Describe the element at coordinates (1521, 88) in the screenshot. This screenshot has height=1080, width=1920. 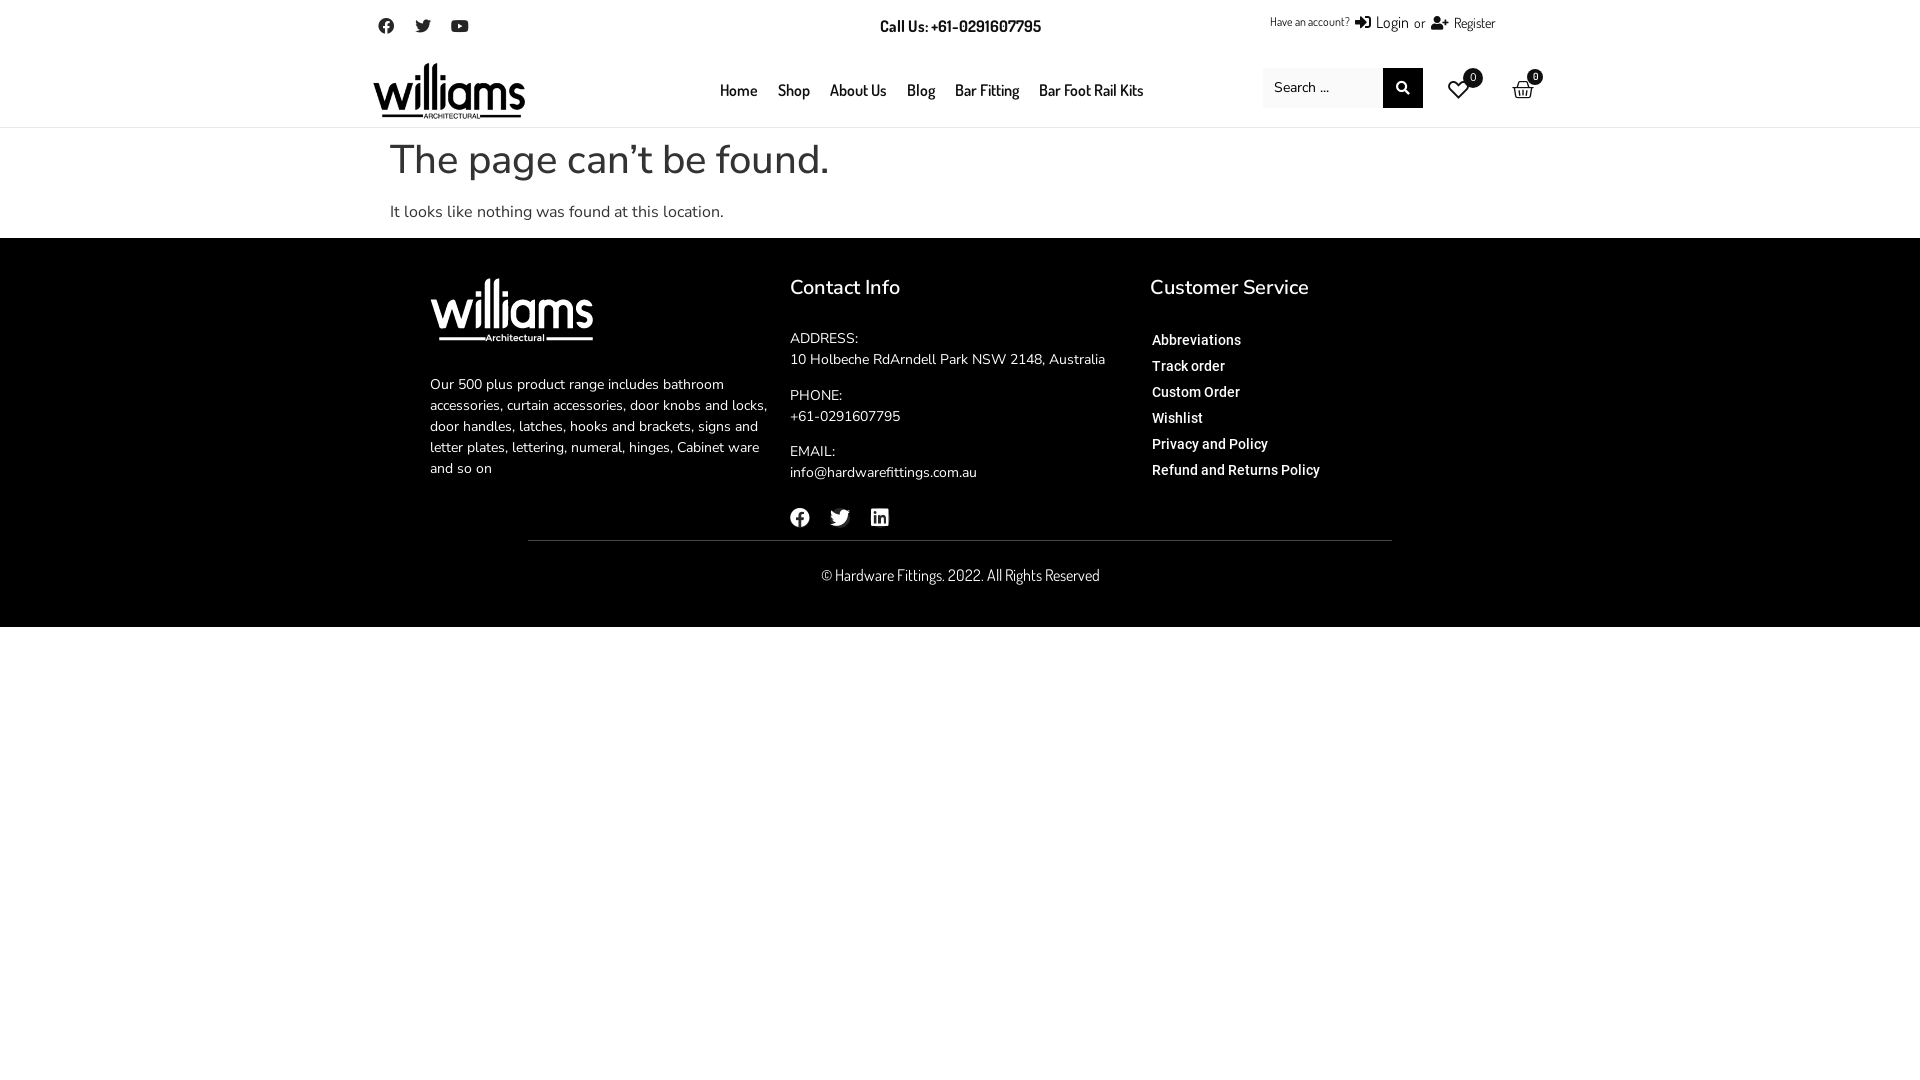
I see `'0'` at that location.